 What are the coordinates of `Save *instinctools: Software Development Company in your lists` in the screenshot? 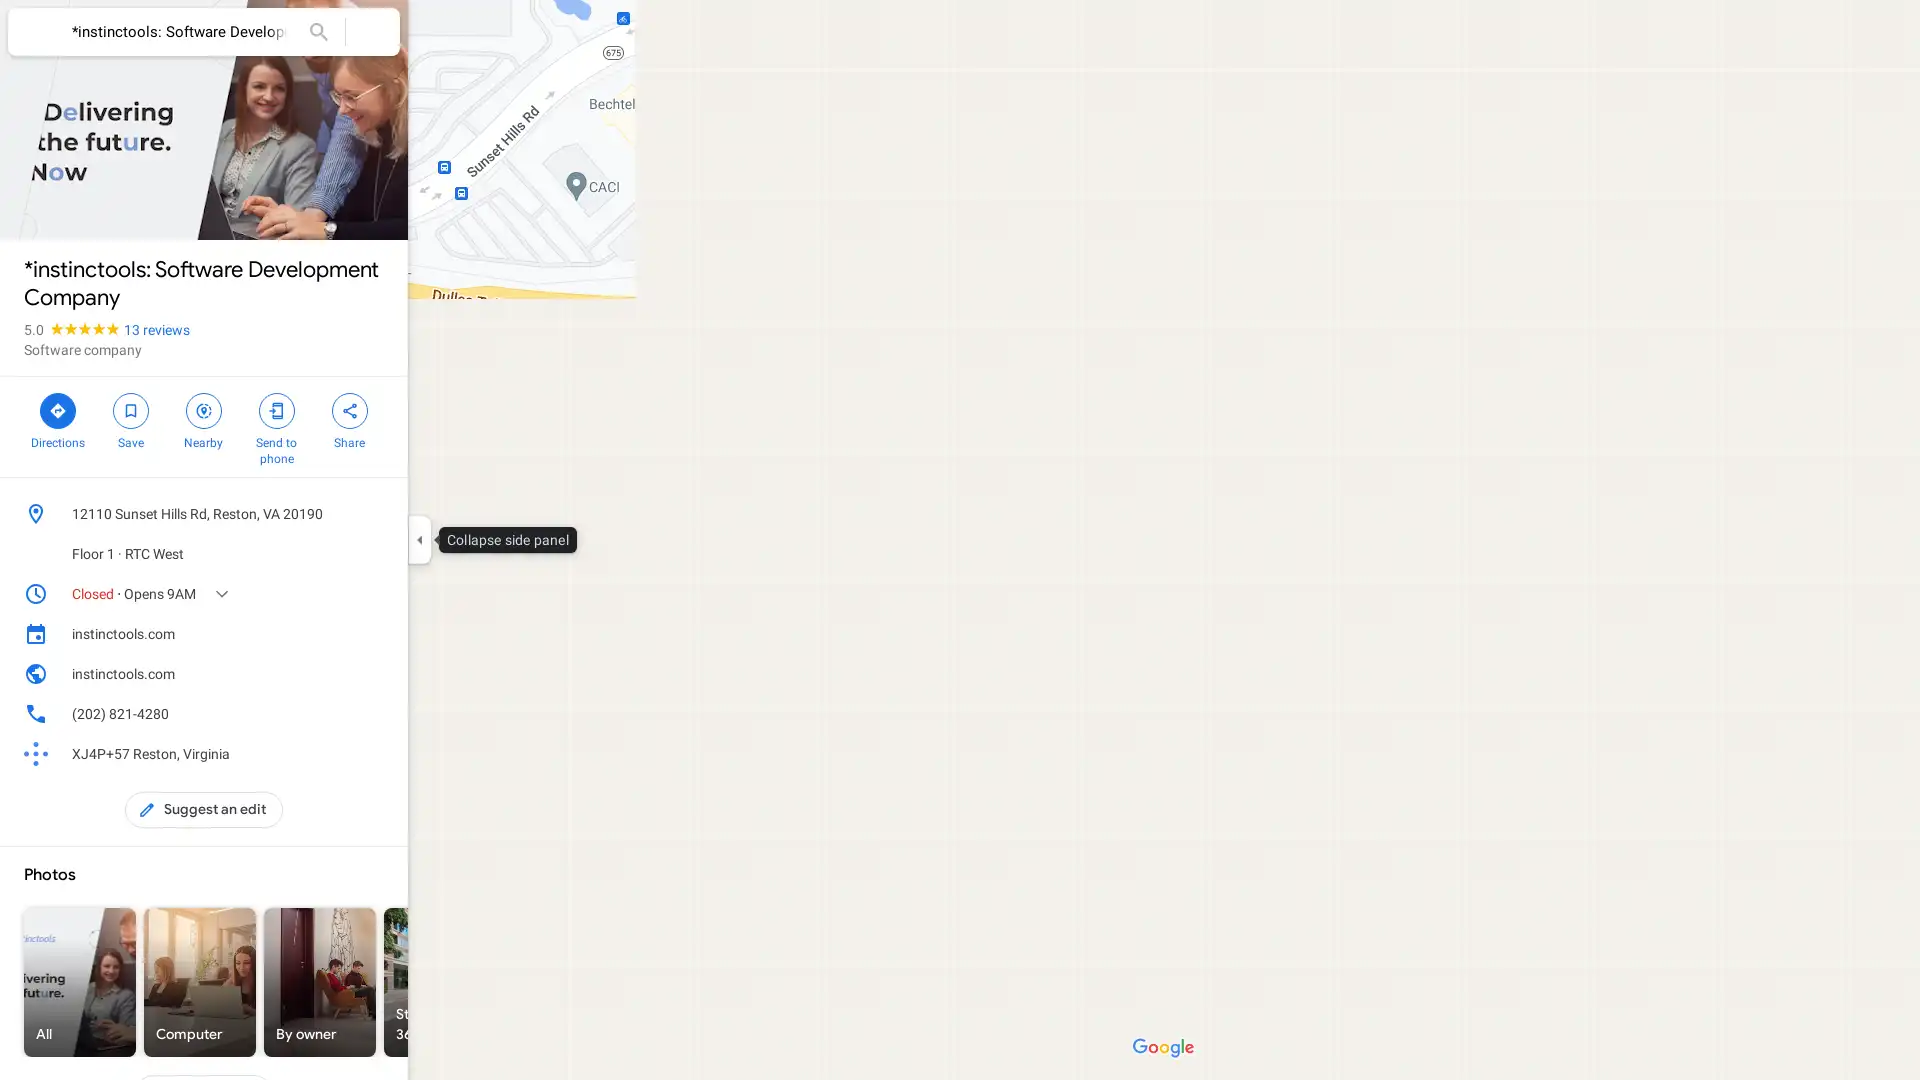 It's located at (129, 418).